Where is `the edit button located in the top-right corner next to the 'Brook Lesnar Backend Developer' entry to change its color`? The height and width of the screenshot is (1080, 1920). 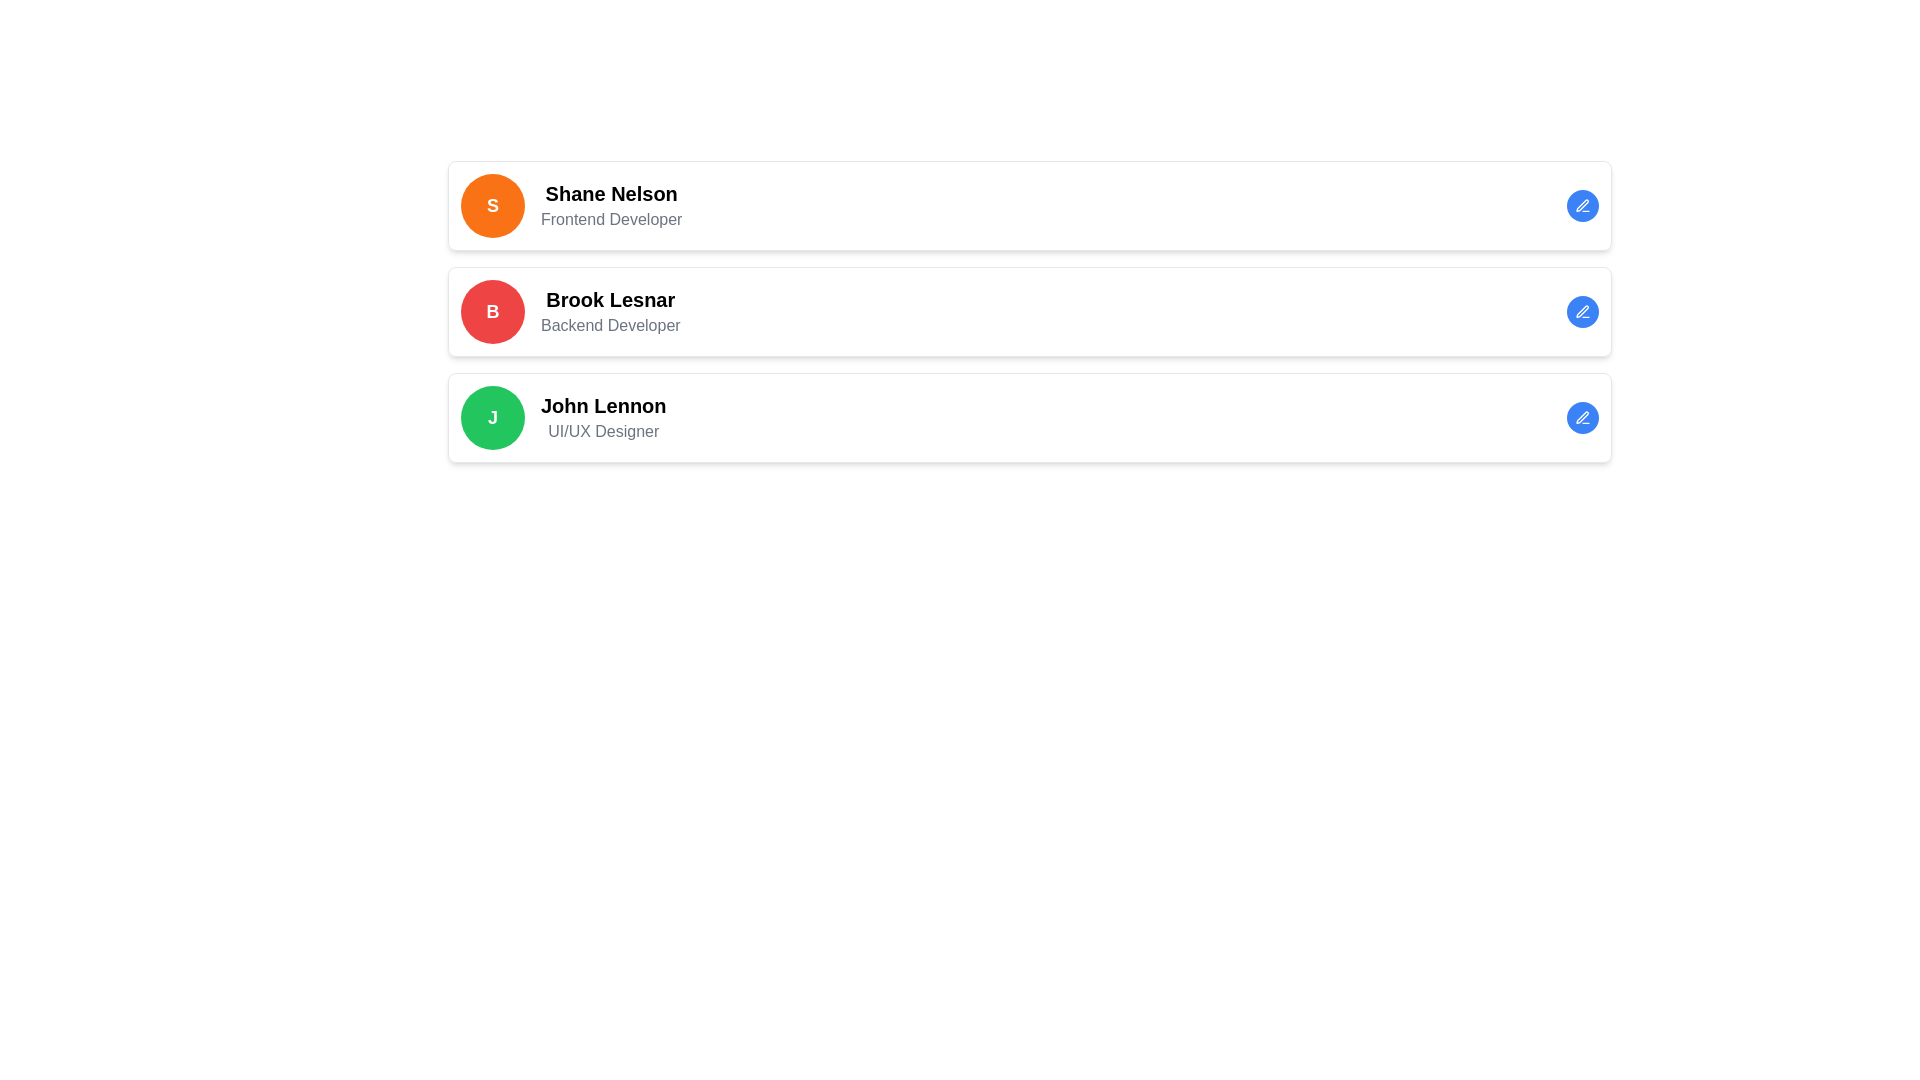 the edit button located in the top-right corner next to the 'Brook Lesnar Backend Developer' entry to change its color is located at coordinates (1582, 312).